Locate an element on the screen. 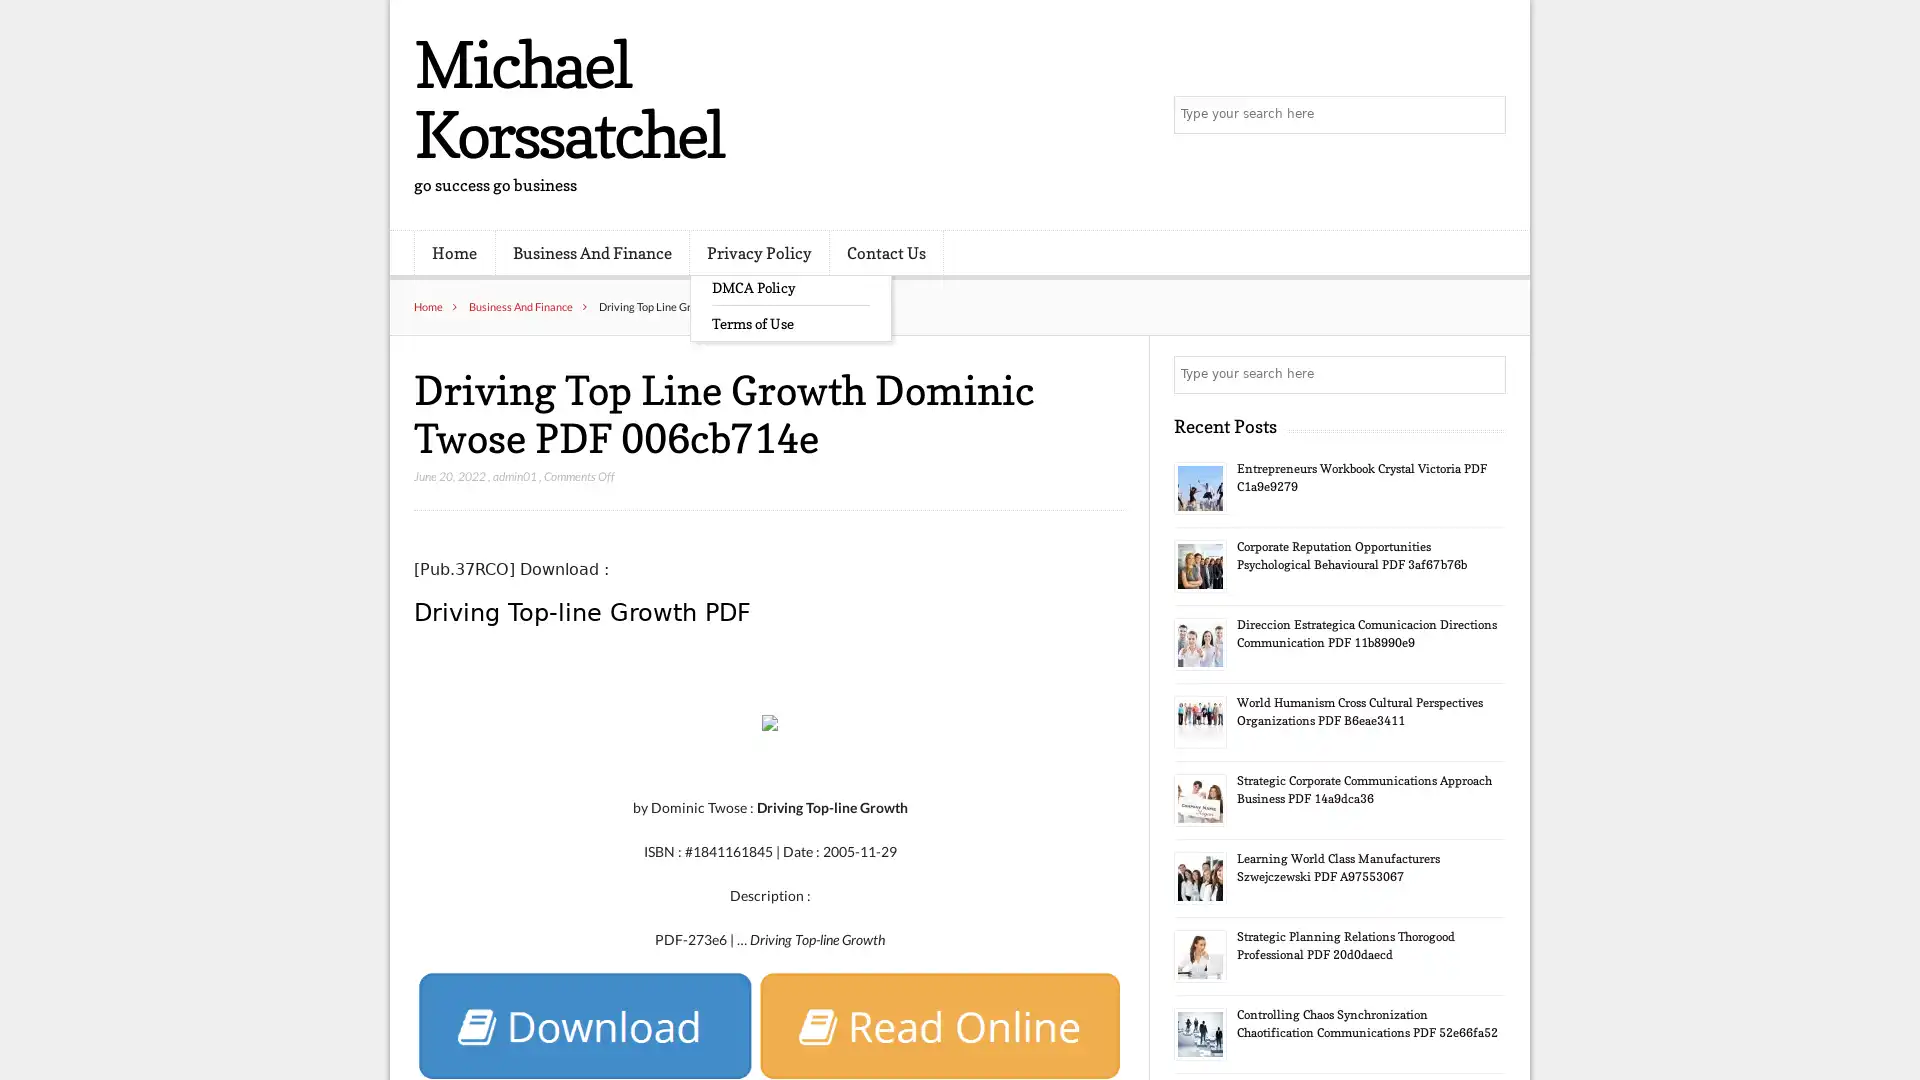 The width and height of the screenshot is (1920, 1080). Search is located at coordinates (1485, 374).